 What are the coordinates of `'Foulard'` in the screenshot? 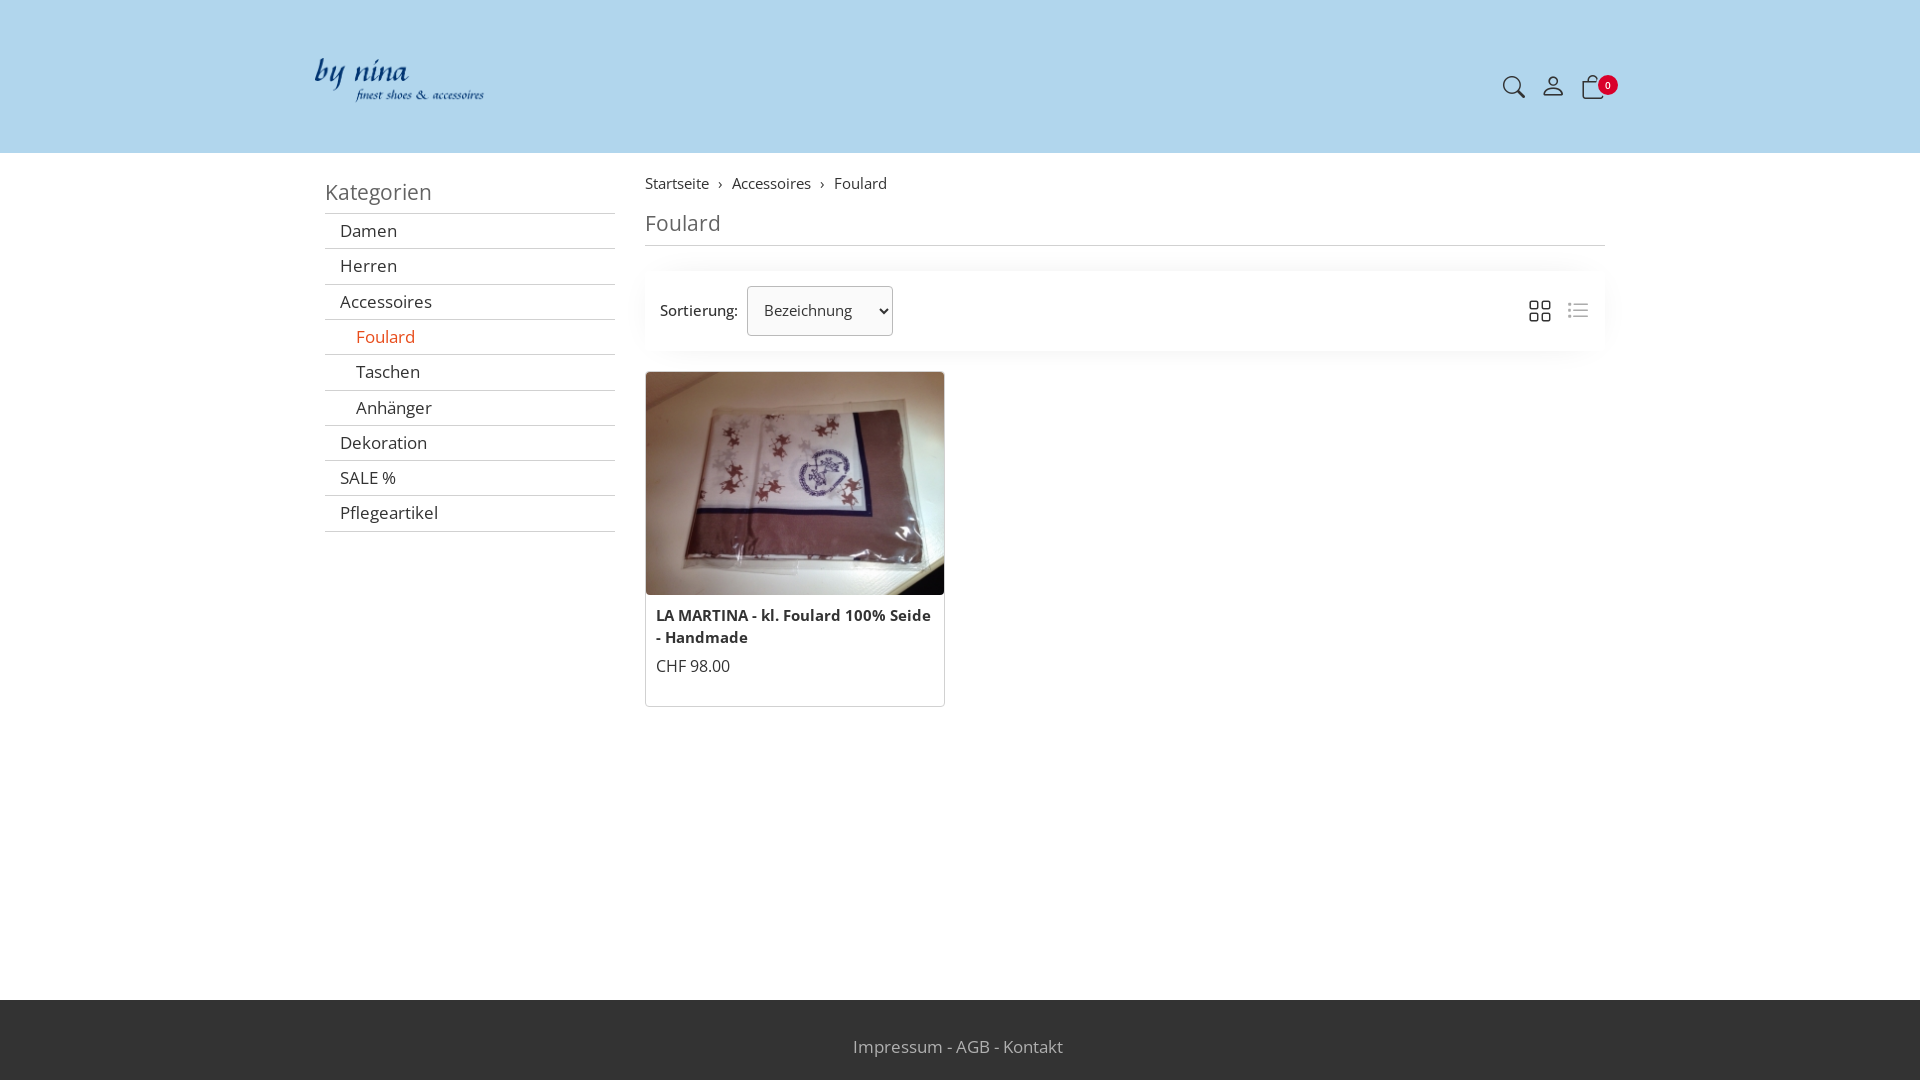 It's located at (469, 335).